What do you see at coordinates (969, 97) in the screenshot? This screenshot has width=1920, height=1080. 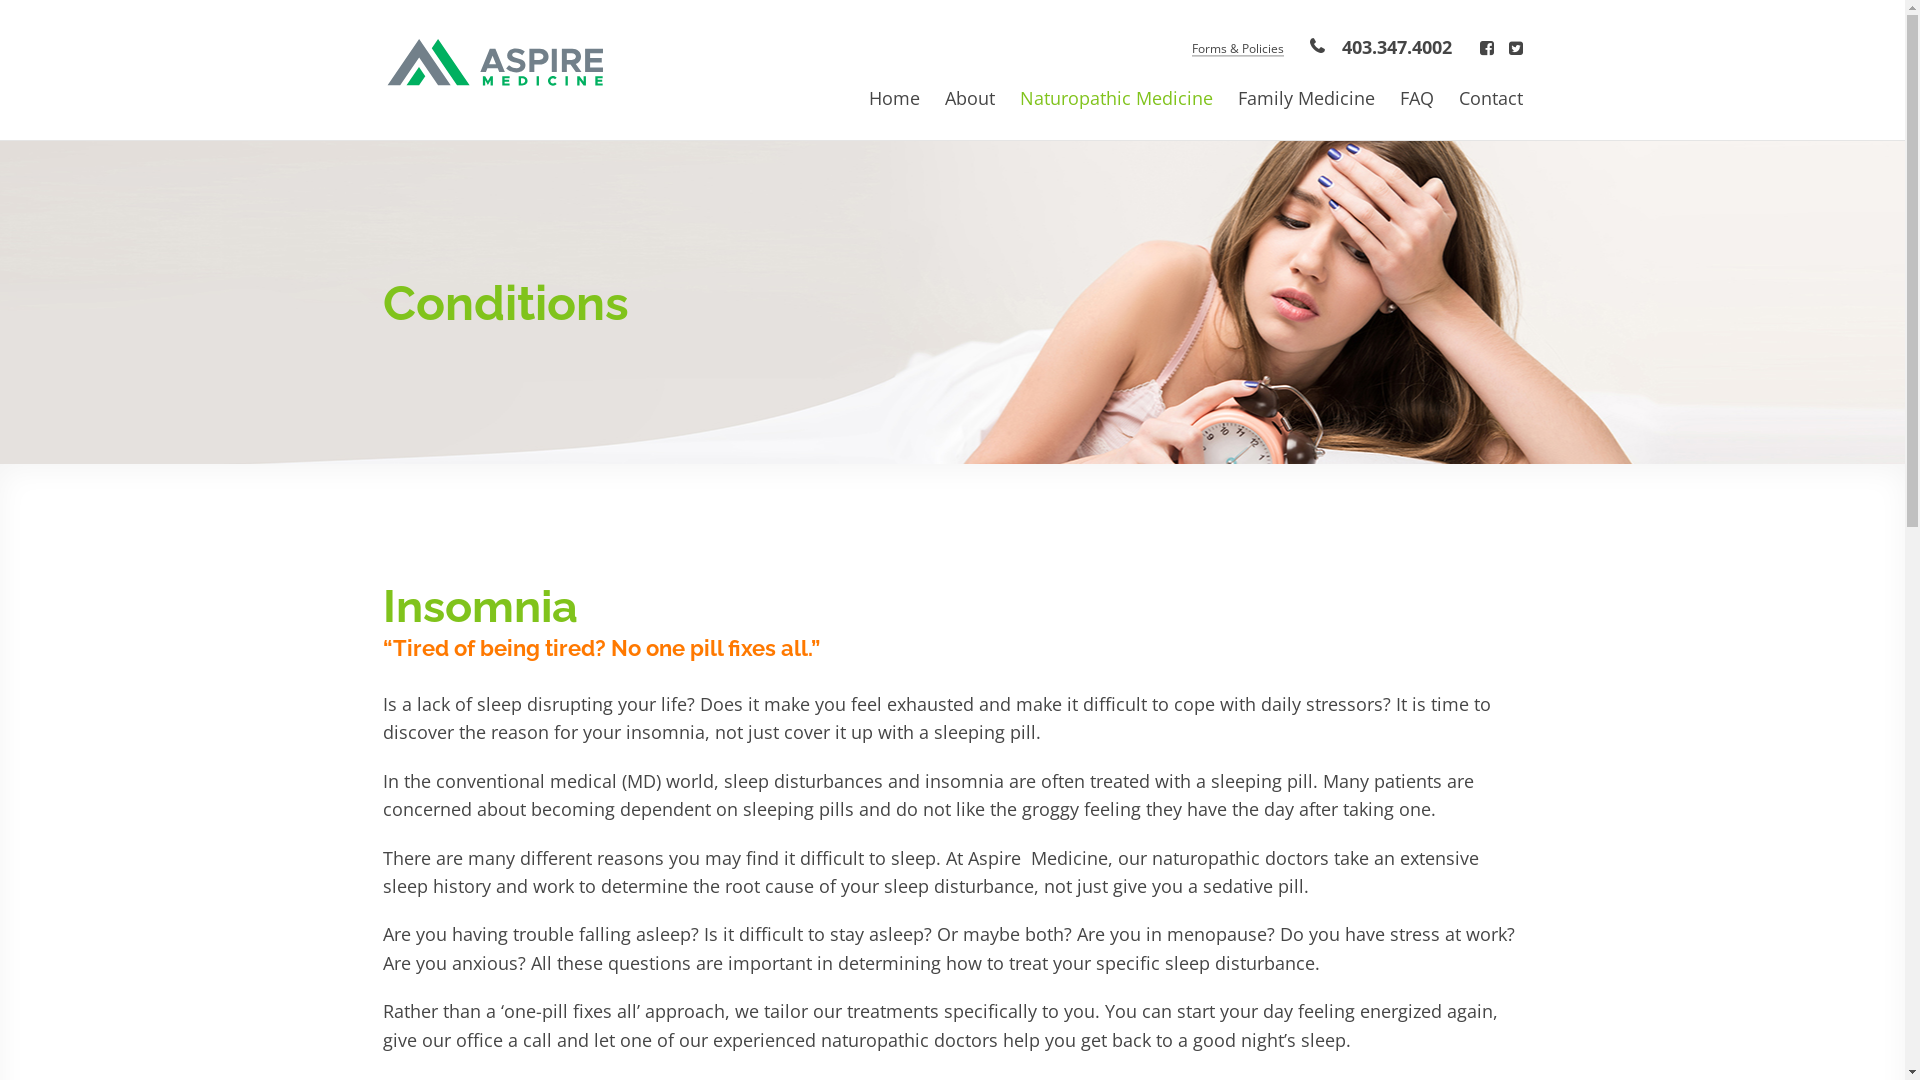 I see `'About'` at bounding box center [969, 97].